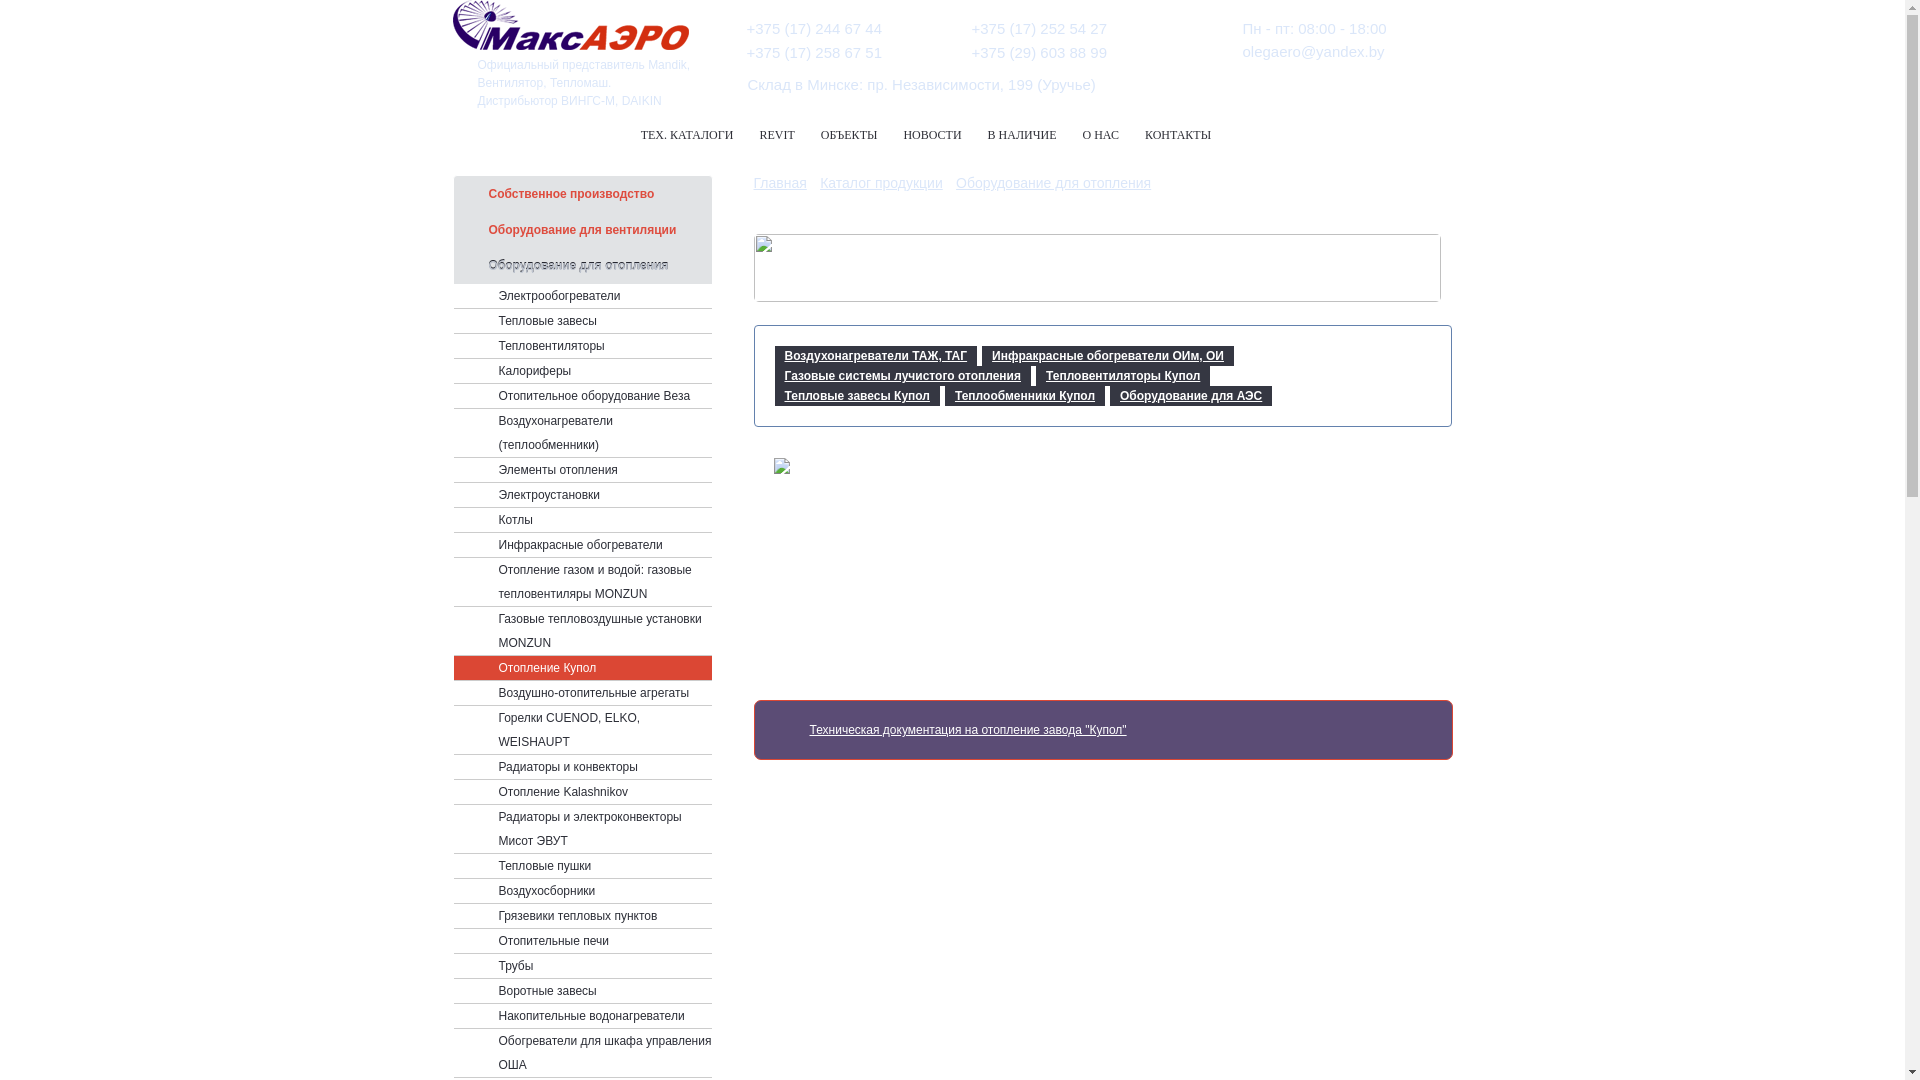 The height and width of the screenshot is (1080, 1920). What do you see at coordinates (744, 28) in the screenshot?
I see `'+375 (17) 244 67 44'` at bounding box center [744, 28].